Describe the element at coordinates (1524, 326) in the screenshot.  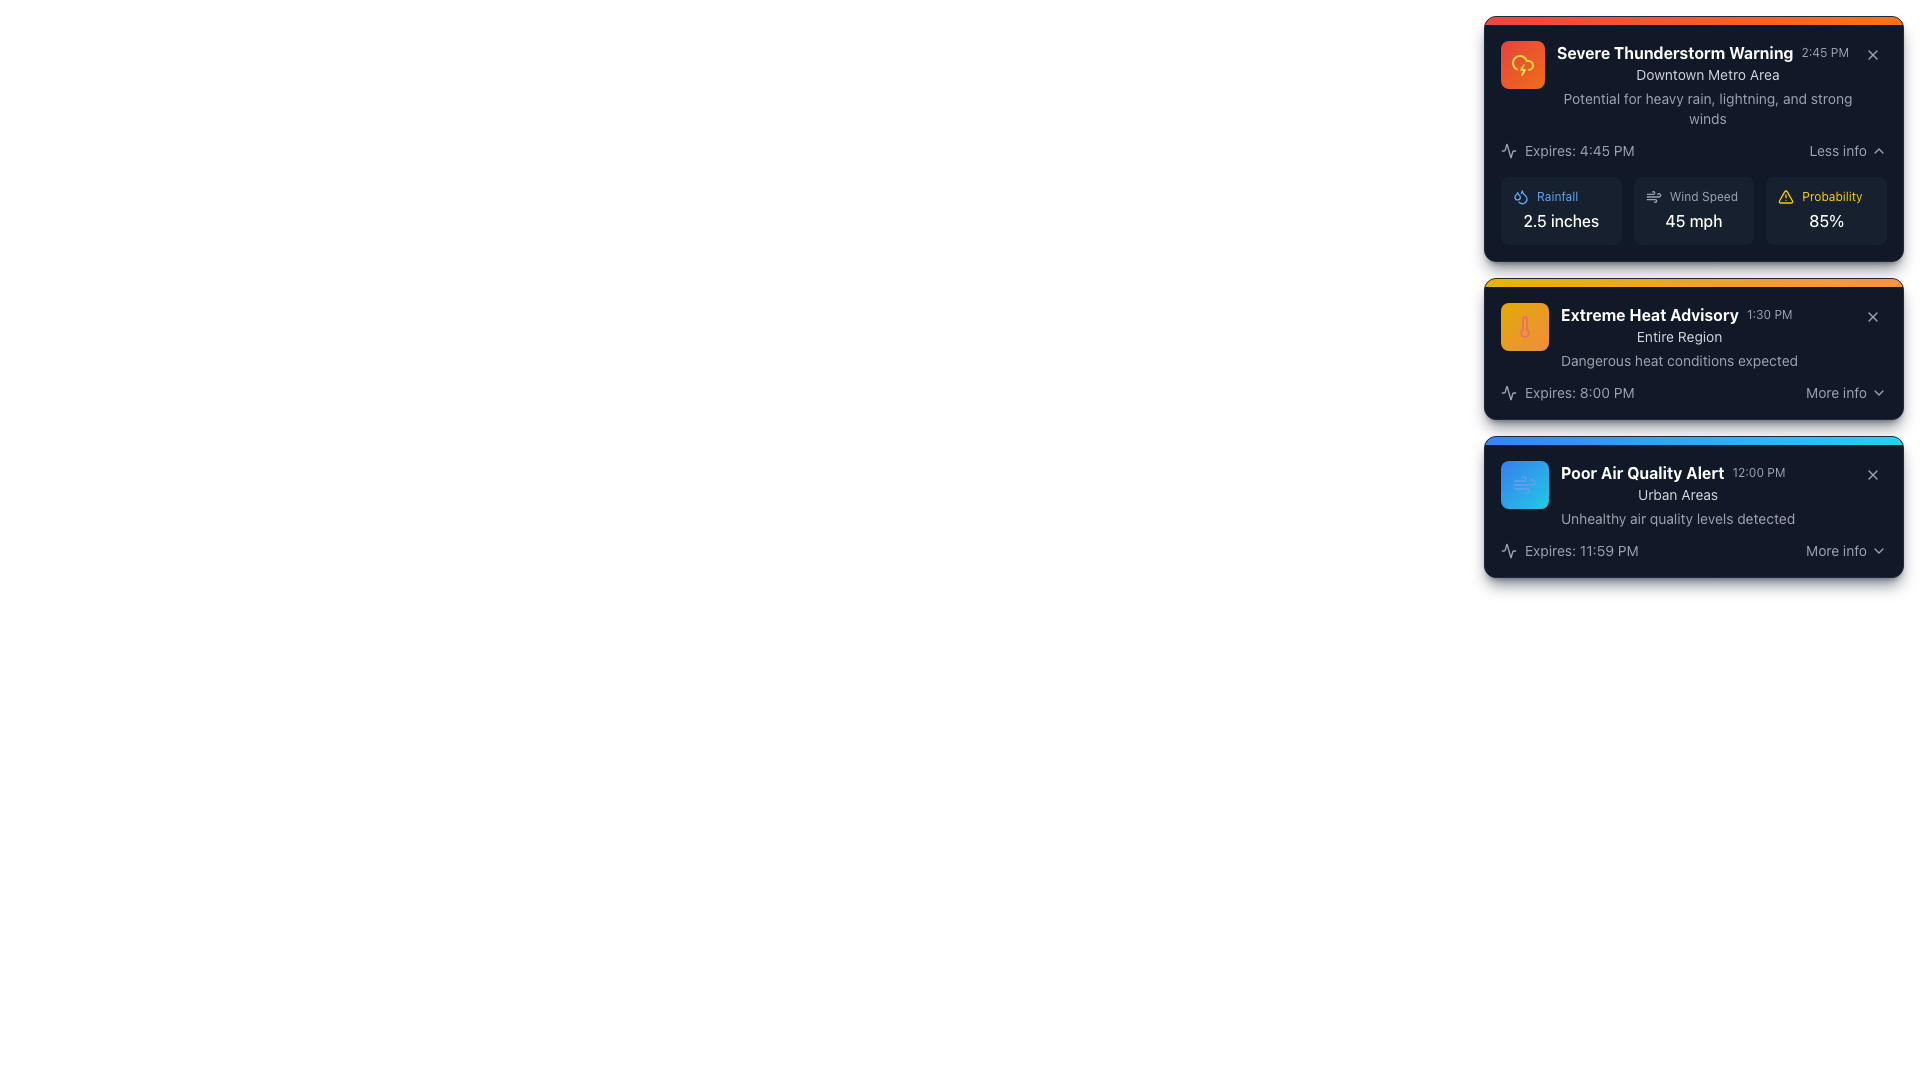
I see `the prominent thermometer icon with a red tone, which is located in the top-left section of the 'Extreme Heat Advisory' notification card` at that location.